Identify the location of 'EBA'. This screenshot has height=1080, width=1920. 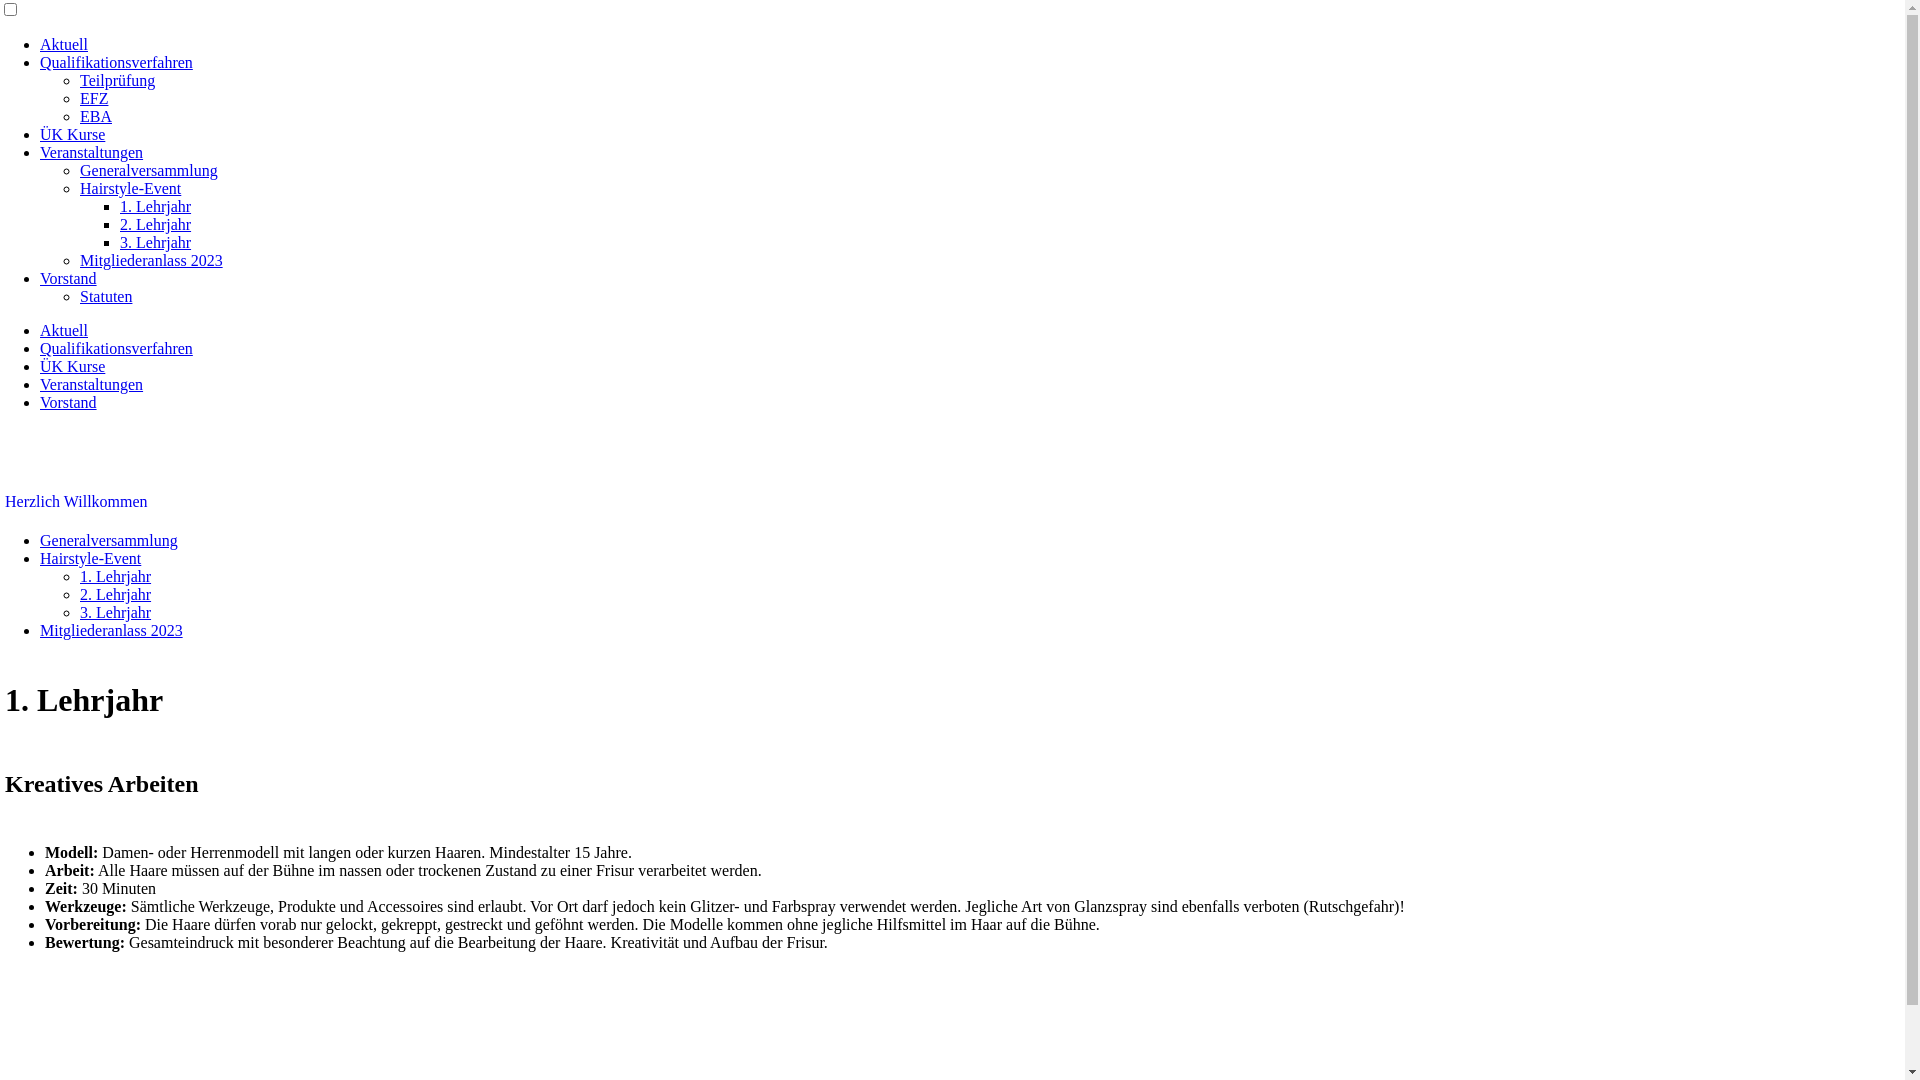
(95, 116).